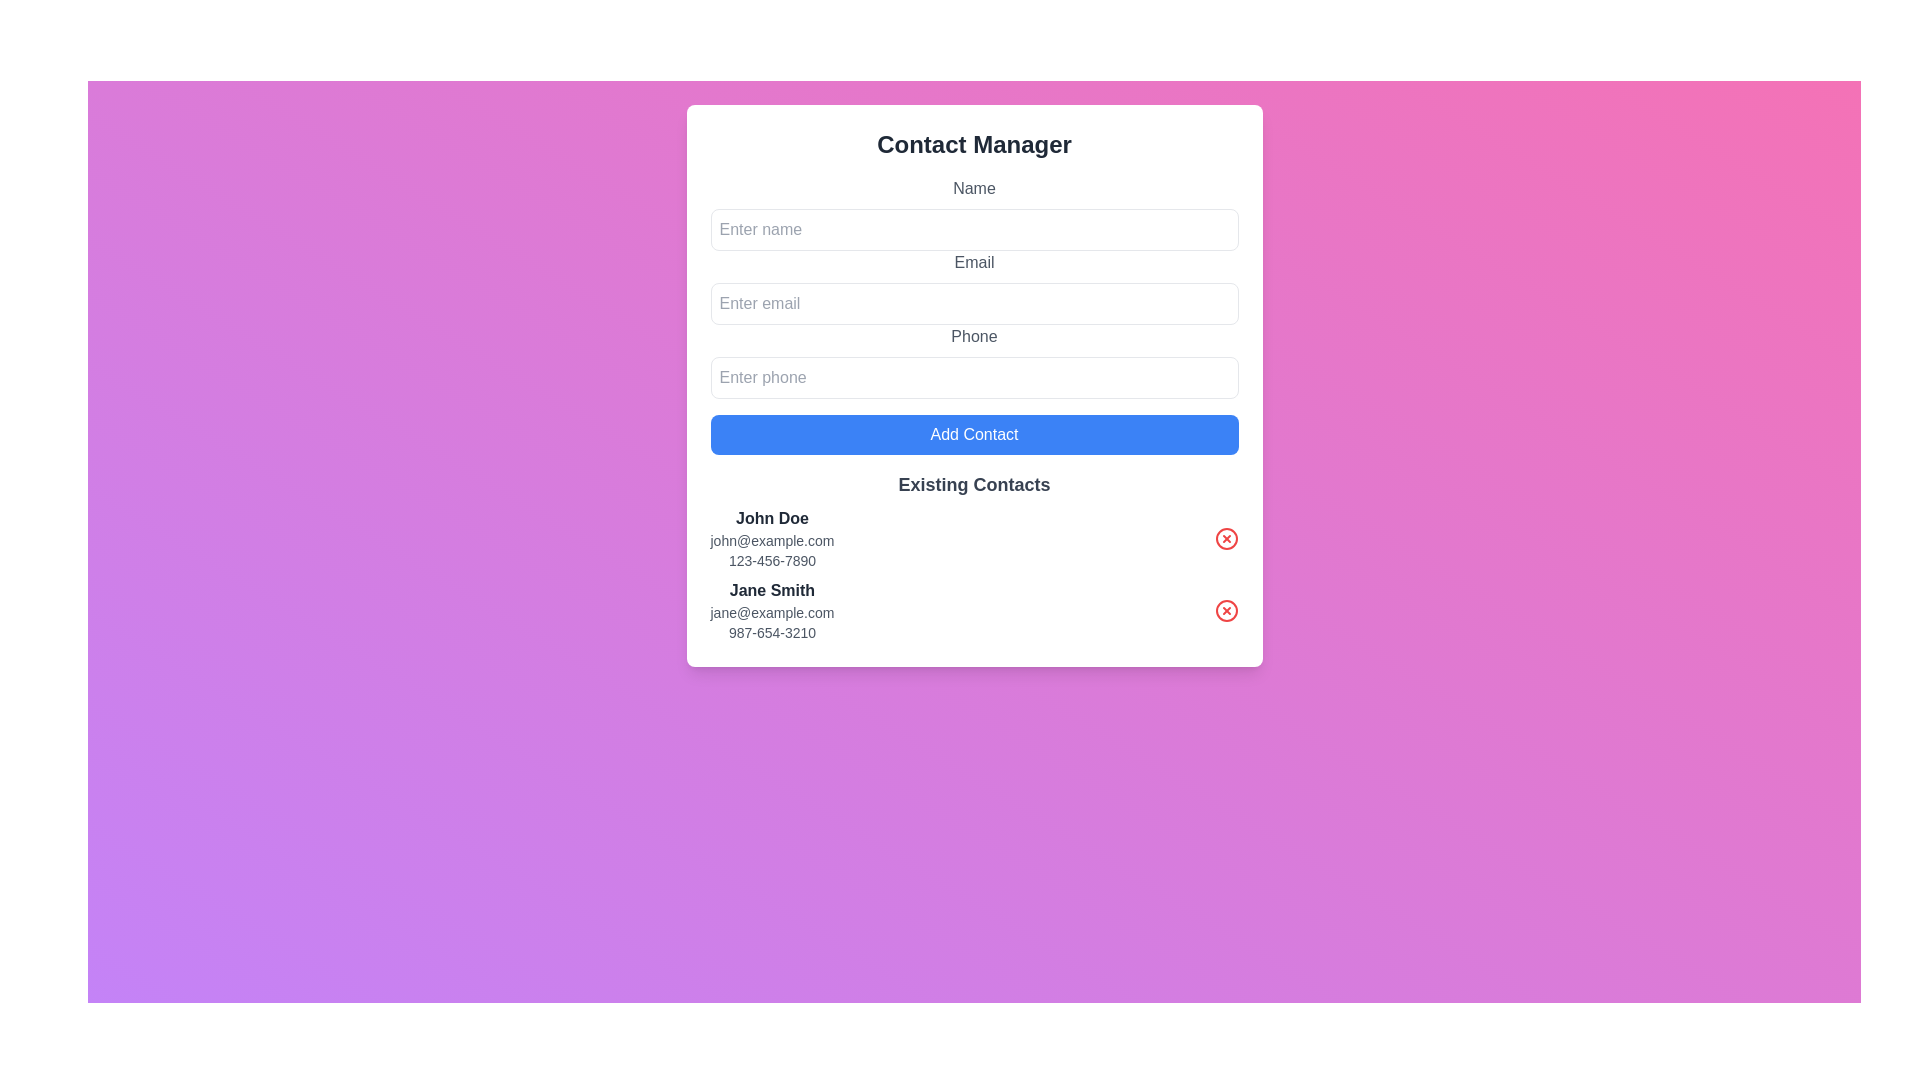  Describe the element at coordinates (974, 538) in the screenshot. I see `contact information contained within the contact information card for 'John Doe', which includes the name, email address, and phone number` at that location.